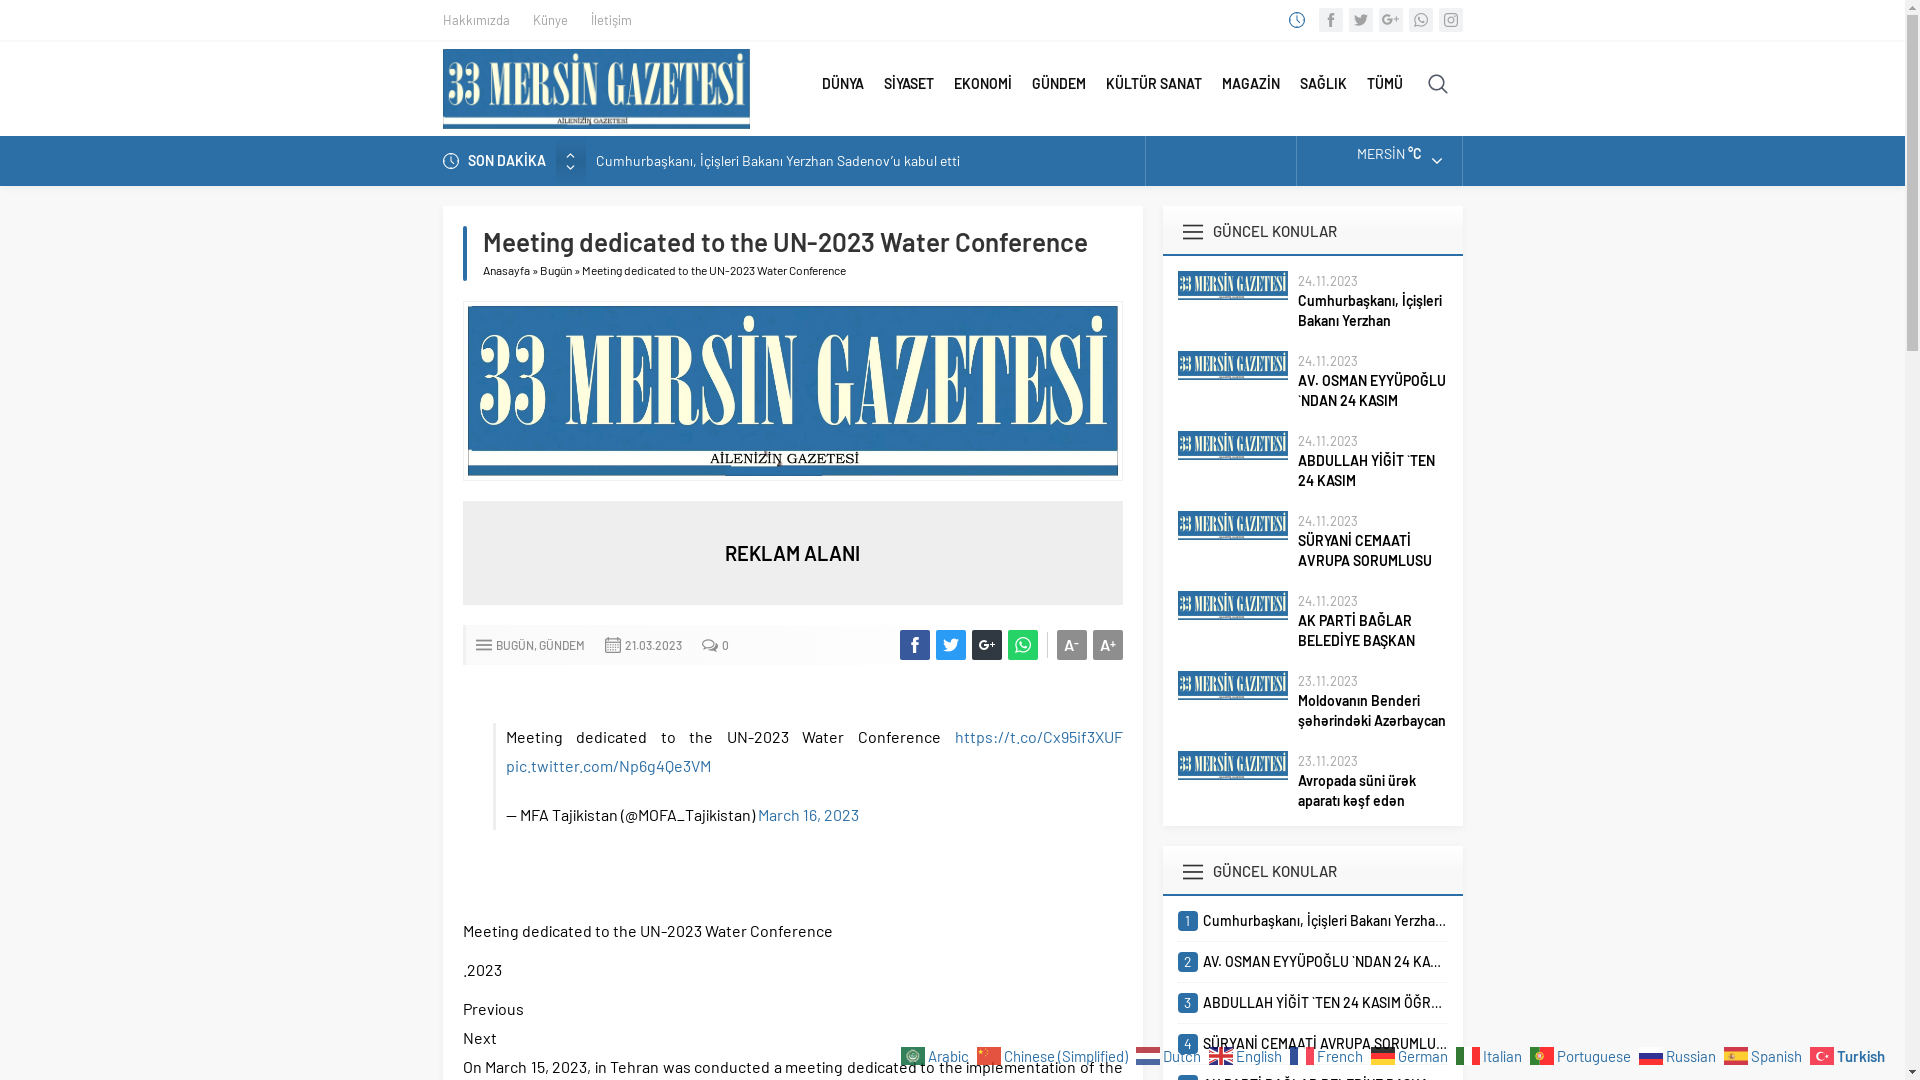 This screenshot has width=1920, height=1080. I want to click on 'pic.twitter.com/Np6g4Qe3VM', so click(505, 765).